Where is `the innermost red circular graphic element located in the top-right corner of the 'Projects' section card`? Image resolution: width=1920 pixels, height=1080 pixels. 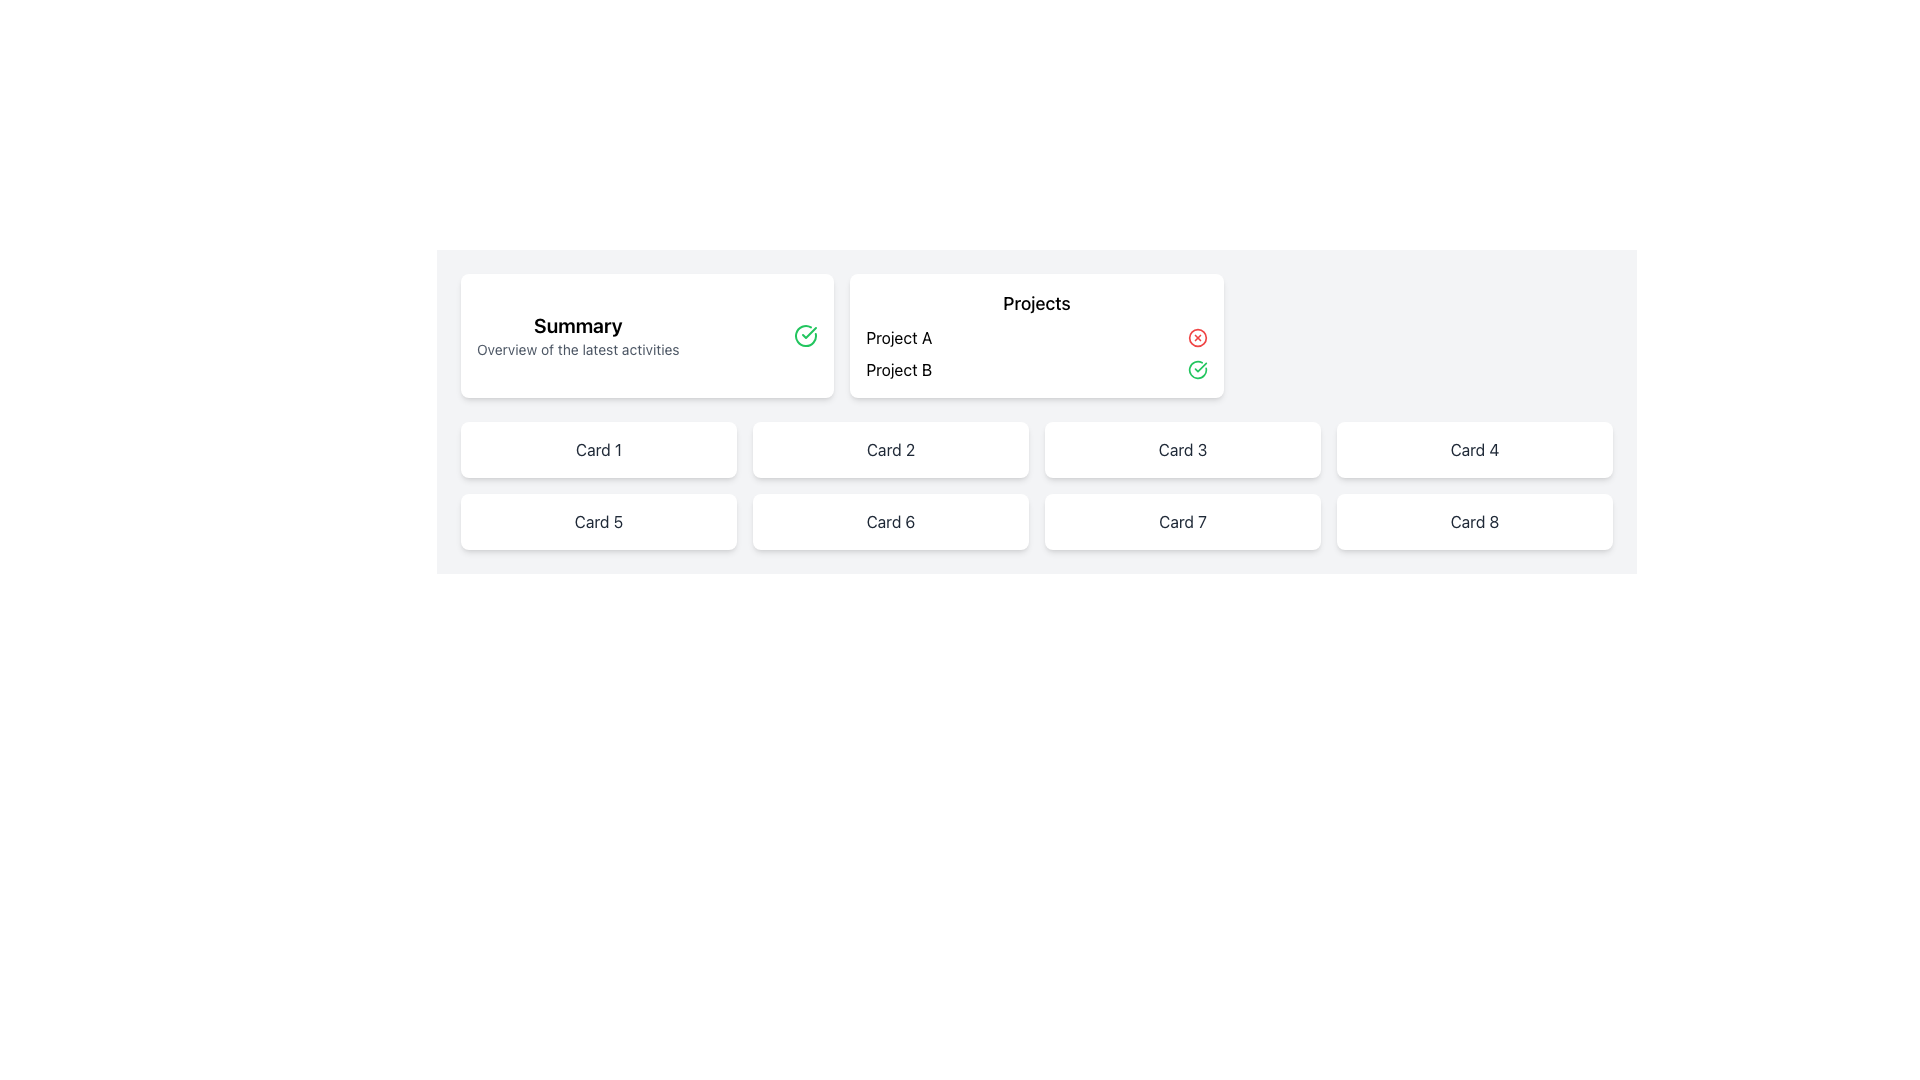
the innermost red circular graphic element located in the top-right corner of the 'Projects' section card is located at coordinates (1197, 337).